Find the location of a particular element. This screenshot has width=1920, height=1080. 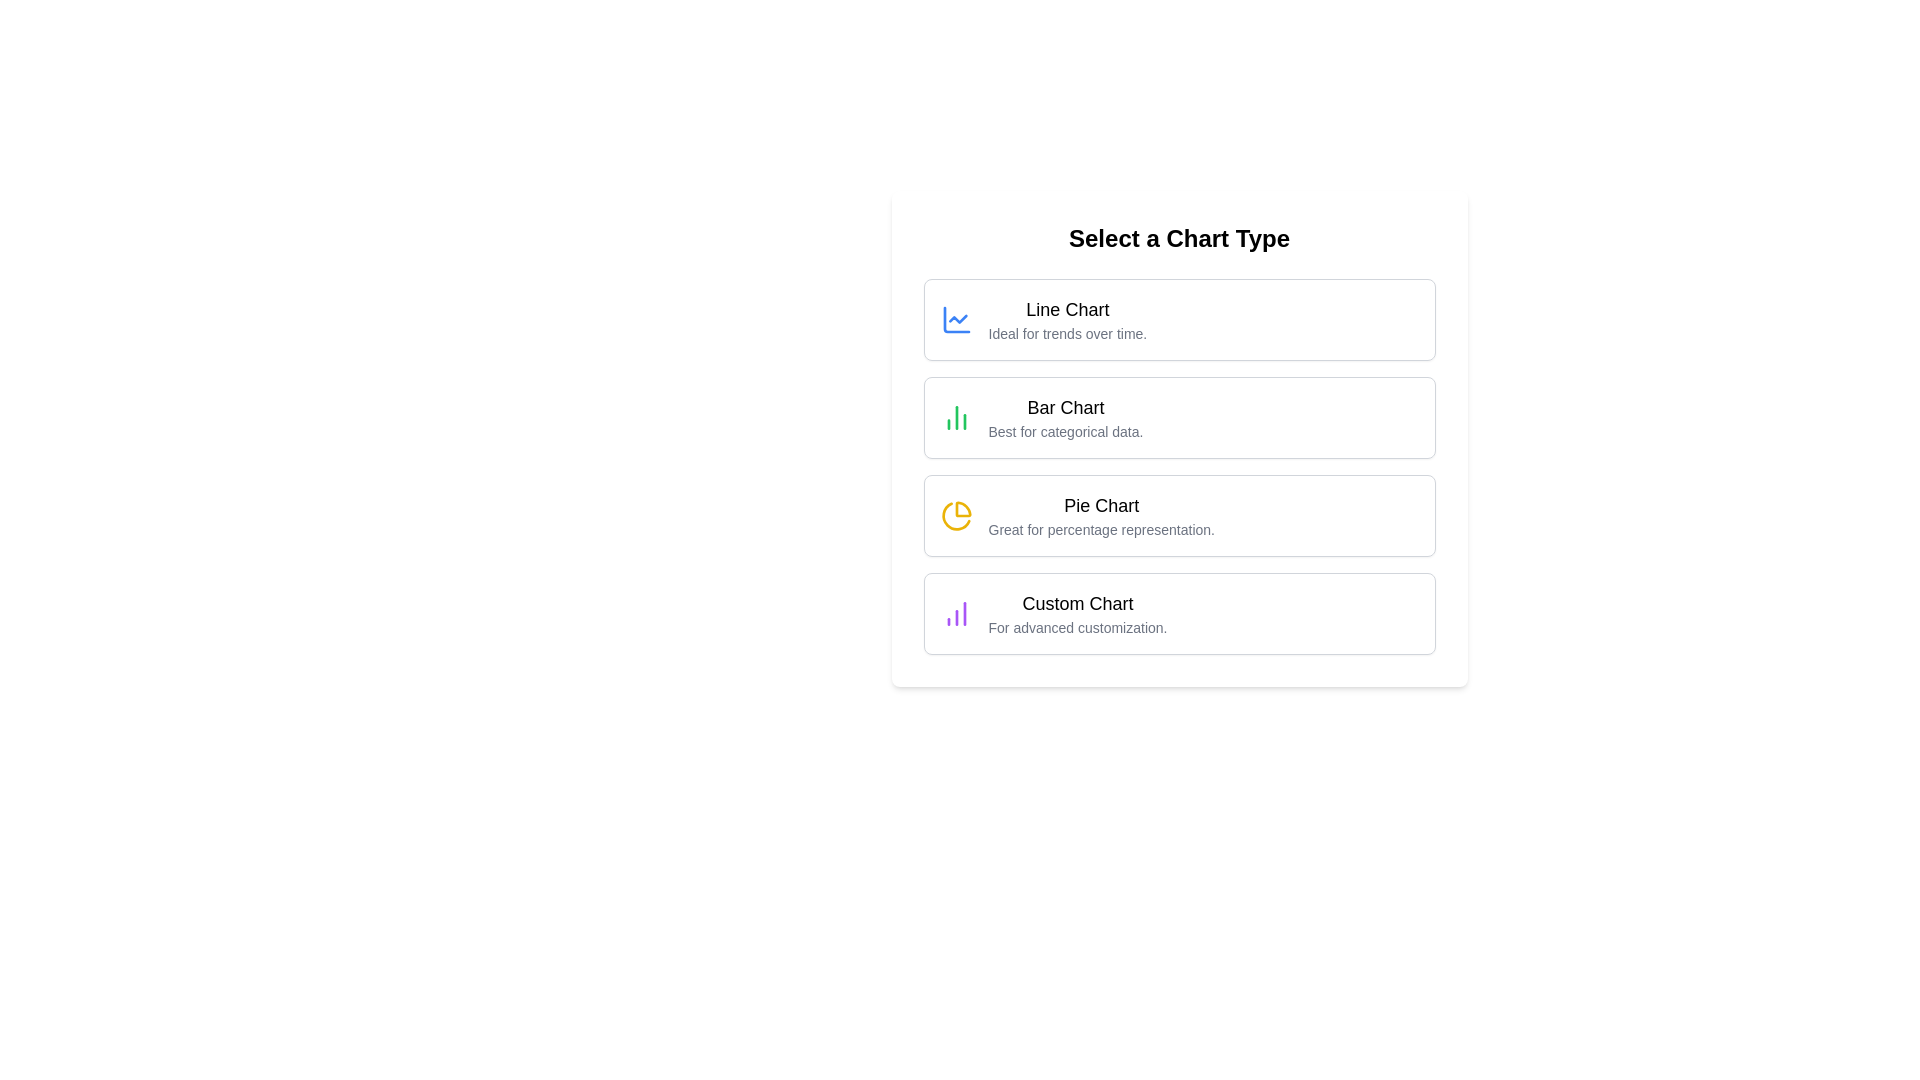

the 'Line Chart' text label within the interactive card that is positioned under the 'Select a Chart Type' header, located to the right of the blue line chart icon is located at coordinates (1066, 319).